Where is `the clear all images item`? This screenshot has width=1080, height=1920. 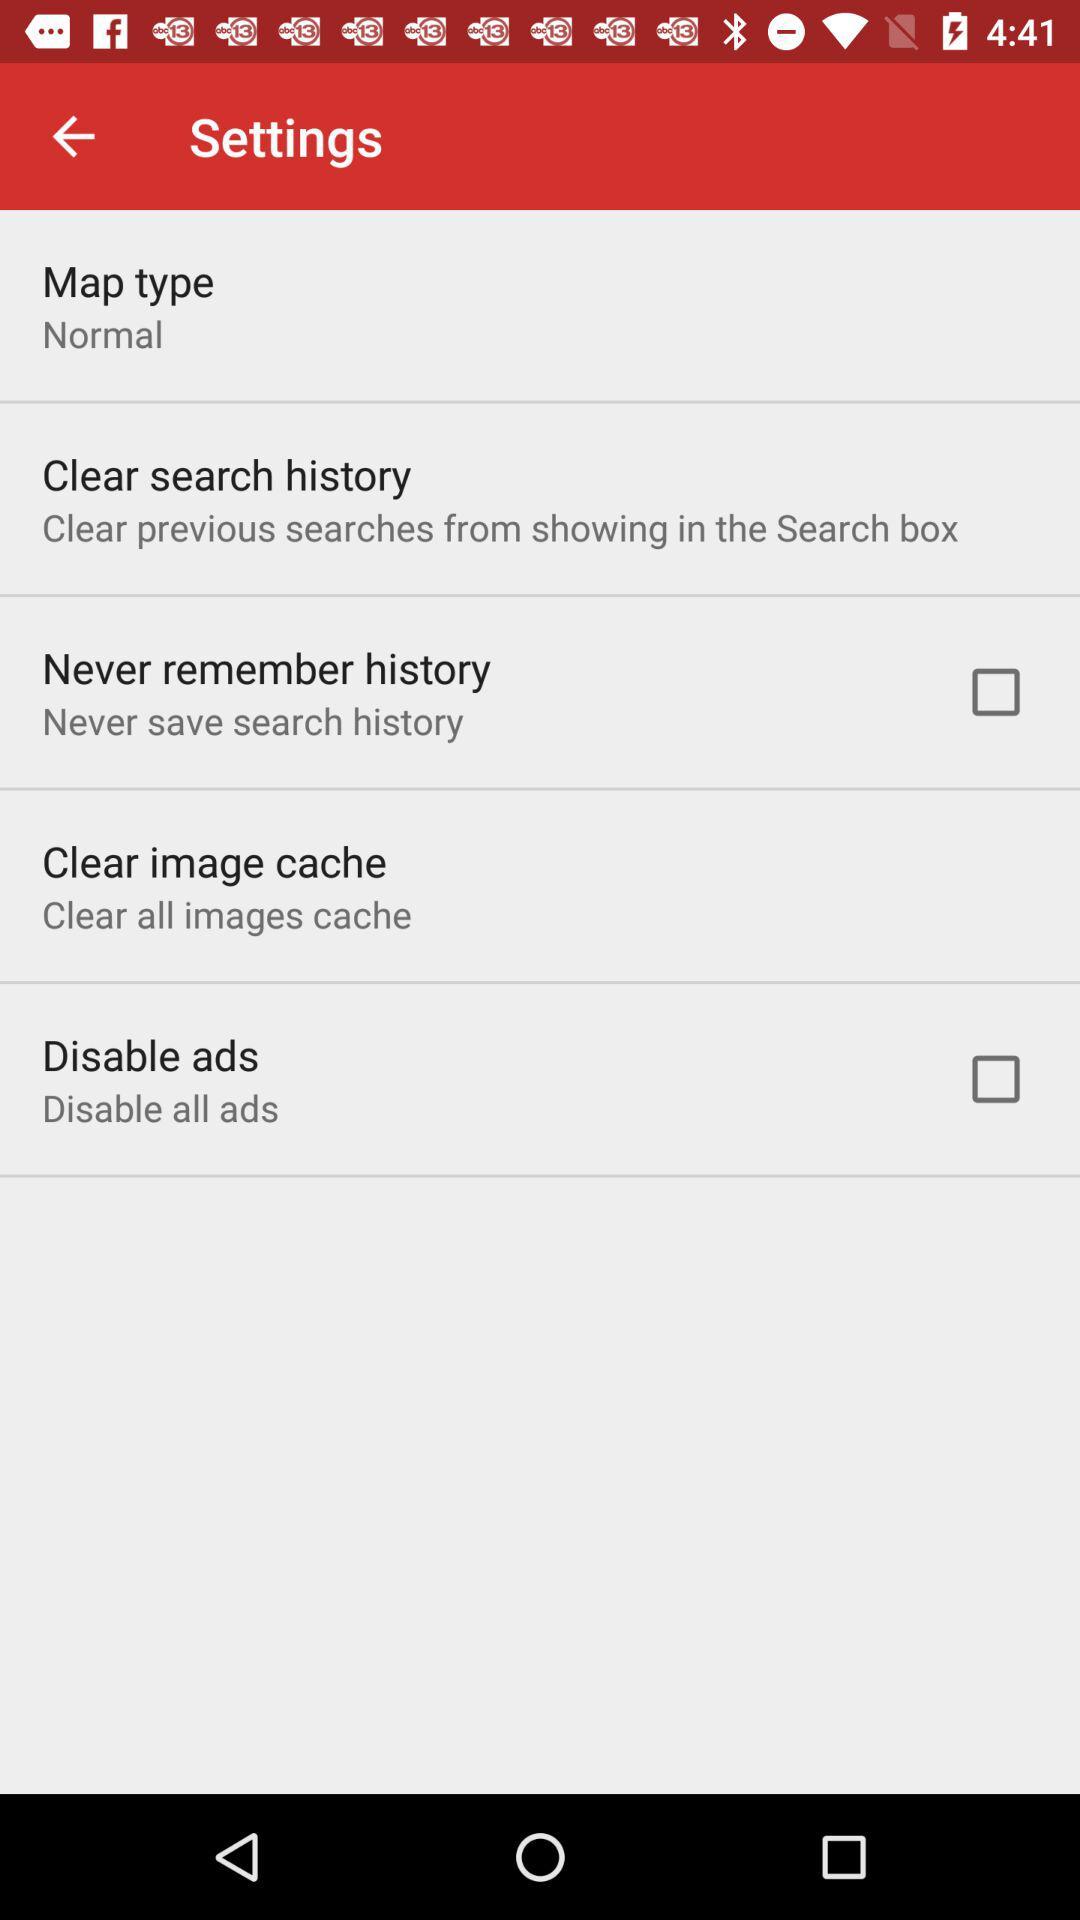
the clear all images item is located at coordinates (225, 913).